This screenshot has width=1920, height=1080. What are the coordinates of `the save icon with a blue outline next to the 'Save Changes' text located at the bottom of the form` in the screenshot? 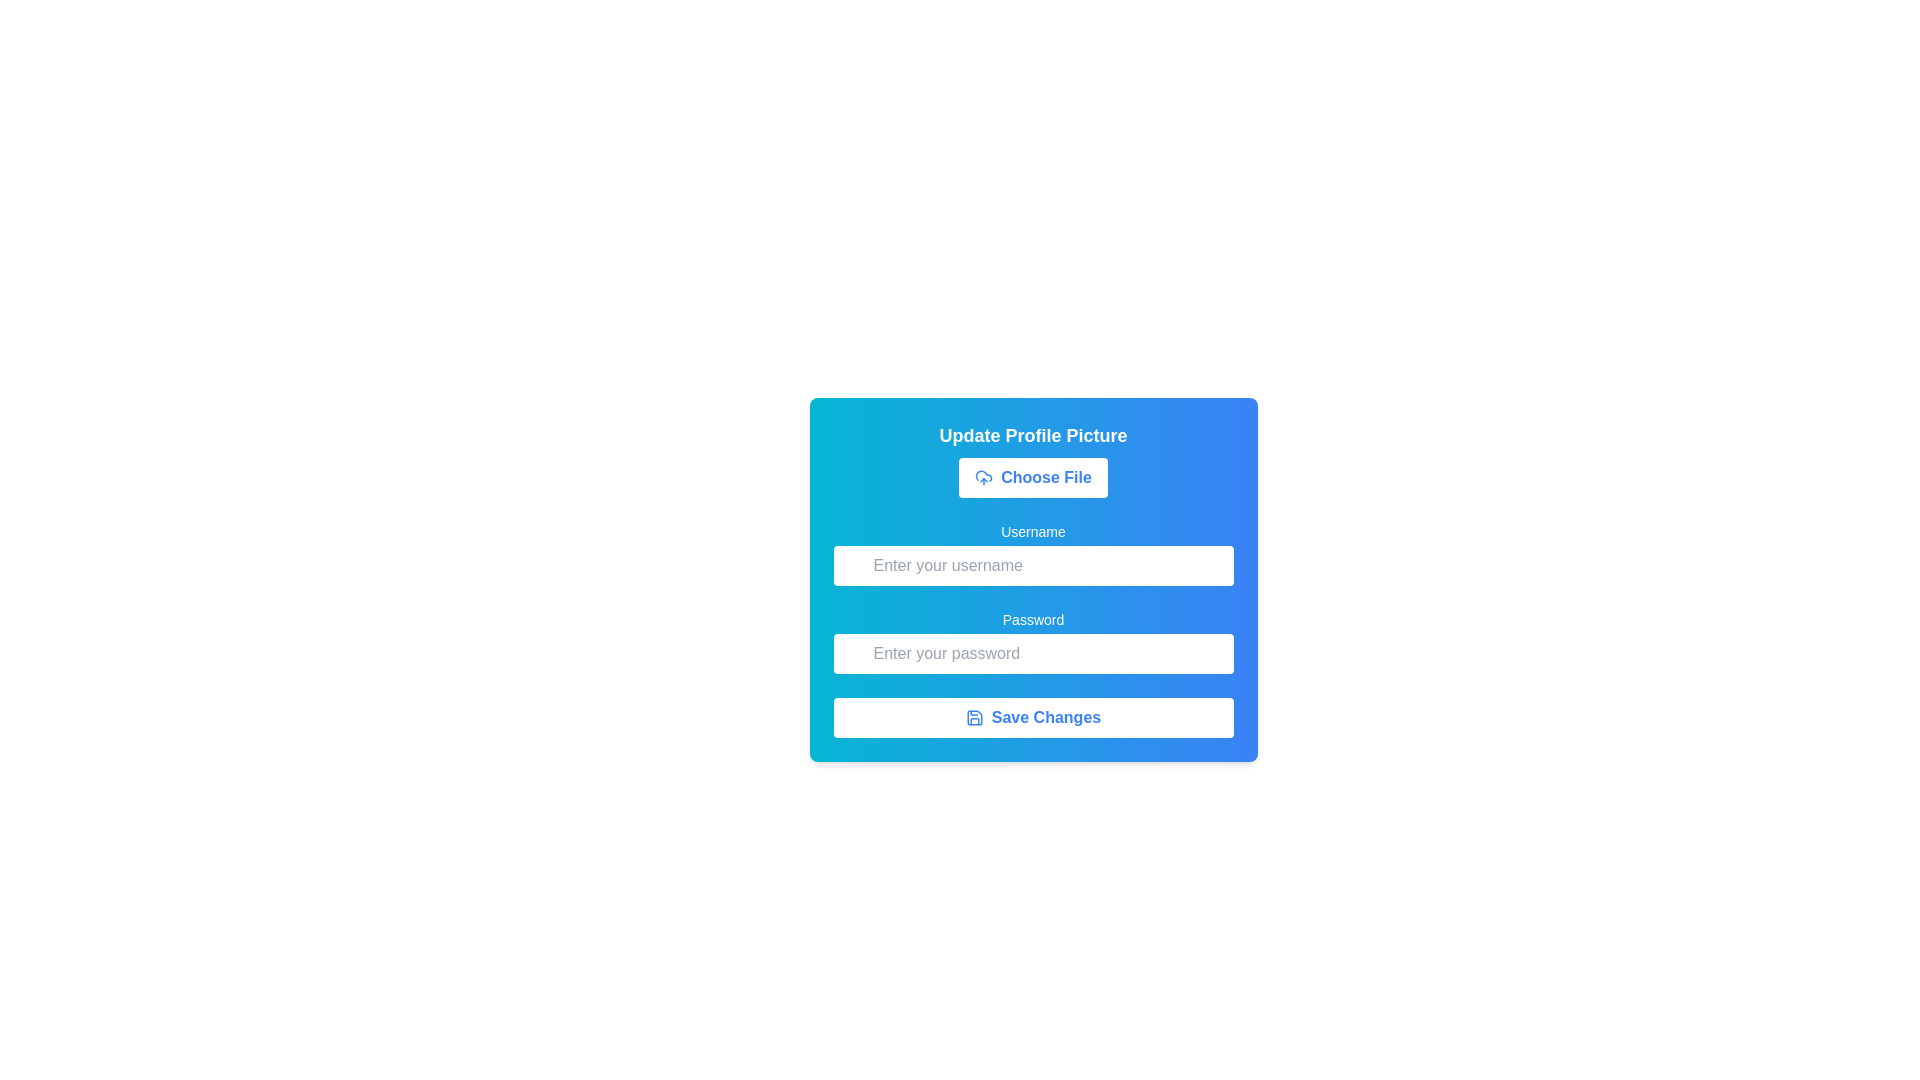 It's located at (974, 716).